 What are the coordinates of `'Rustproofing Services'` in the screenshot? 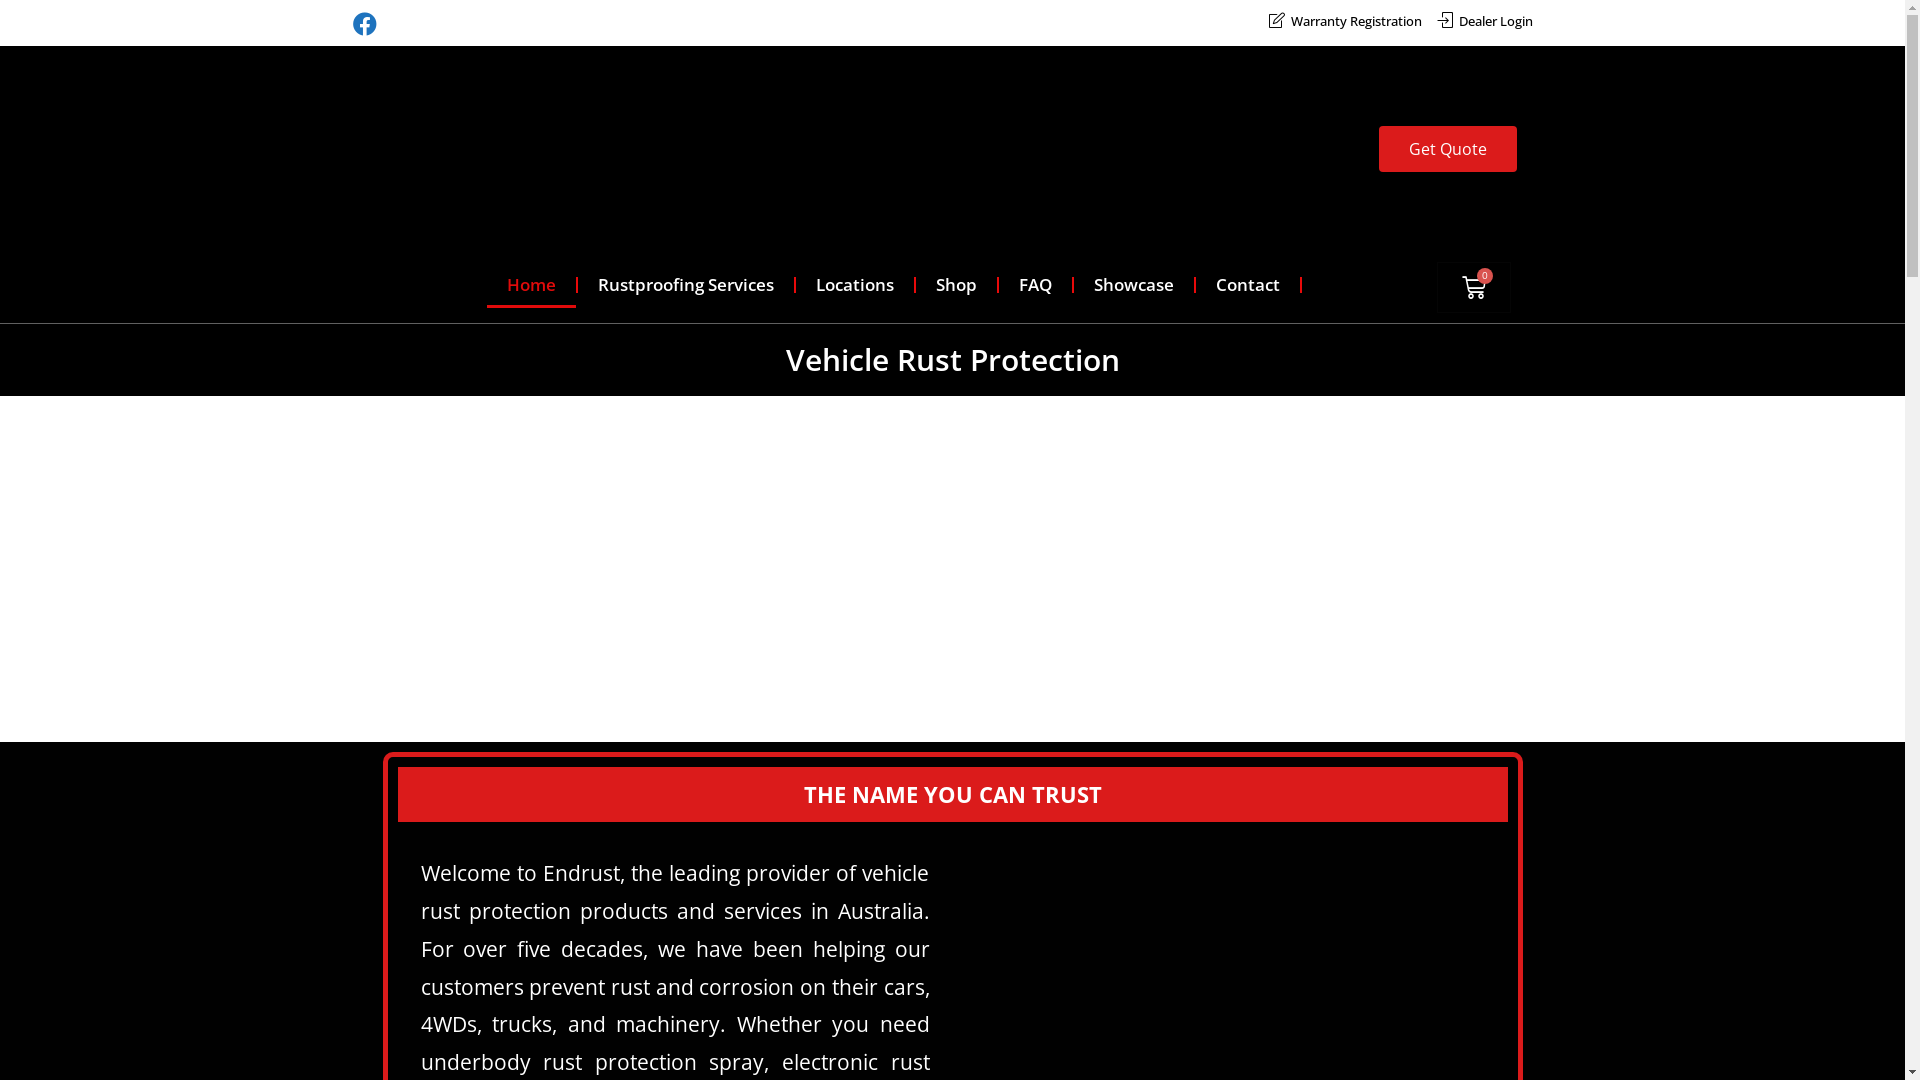 It's located at (686, 285).